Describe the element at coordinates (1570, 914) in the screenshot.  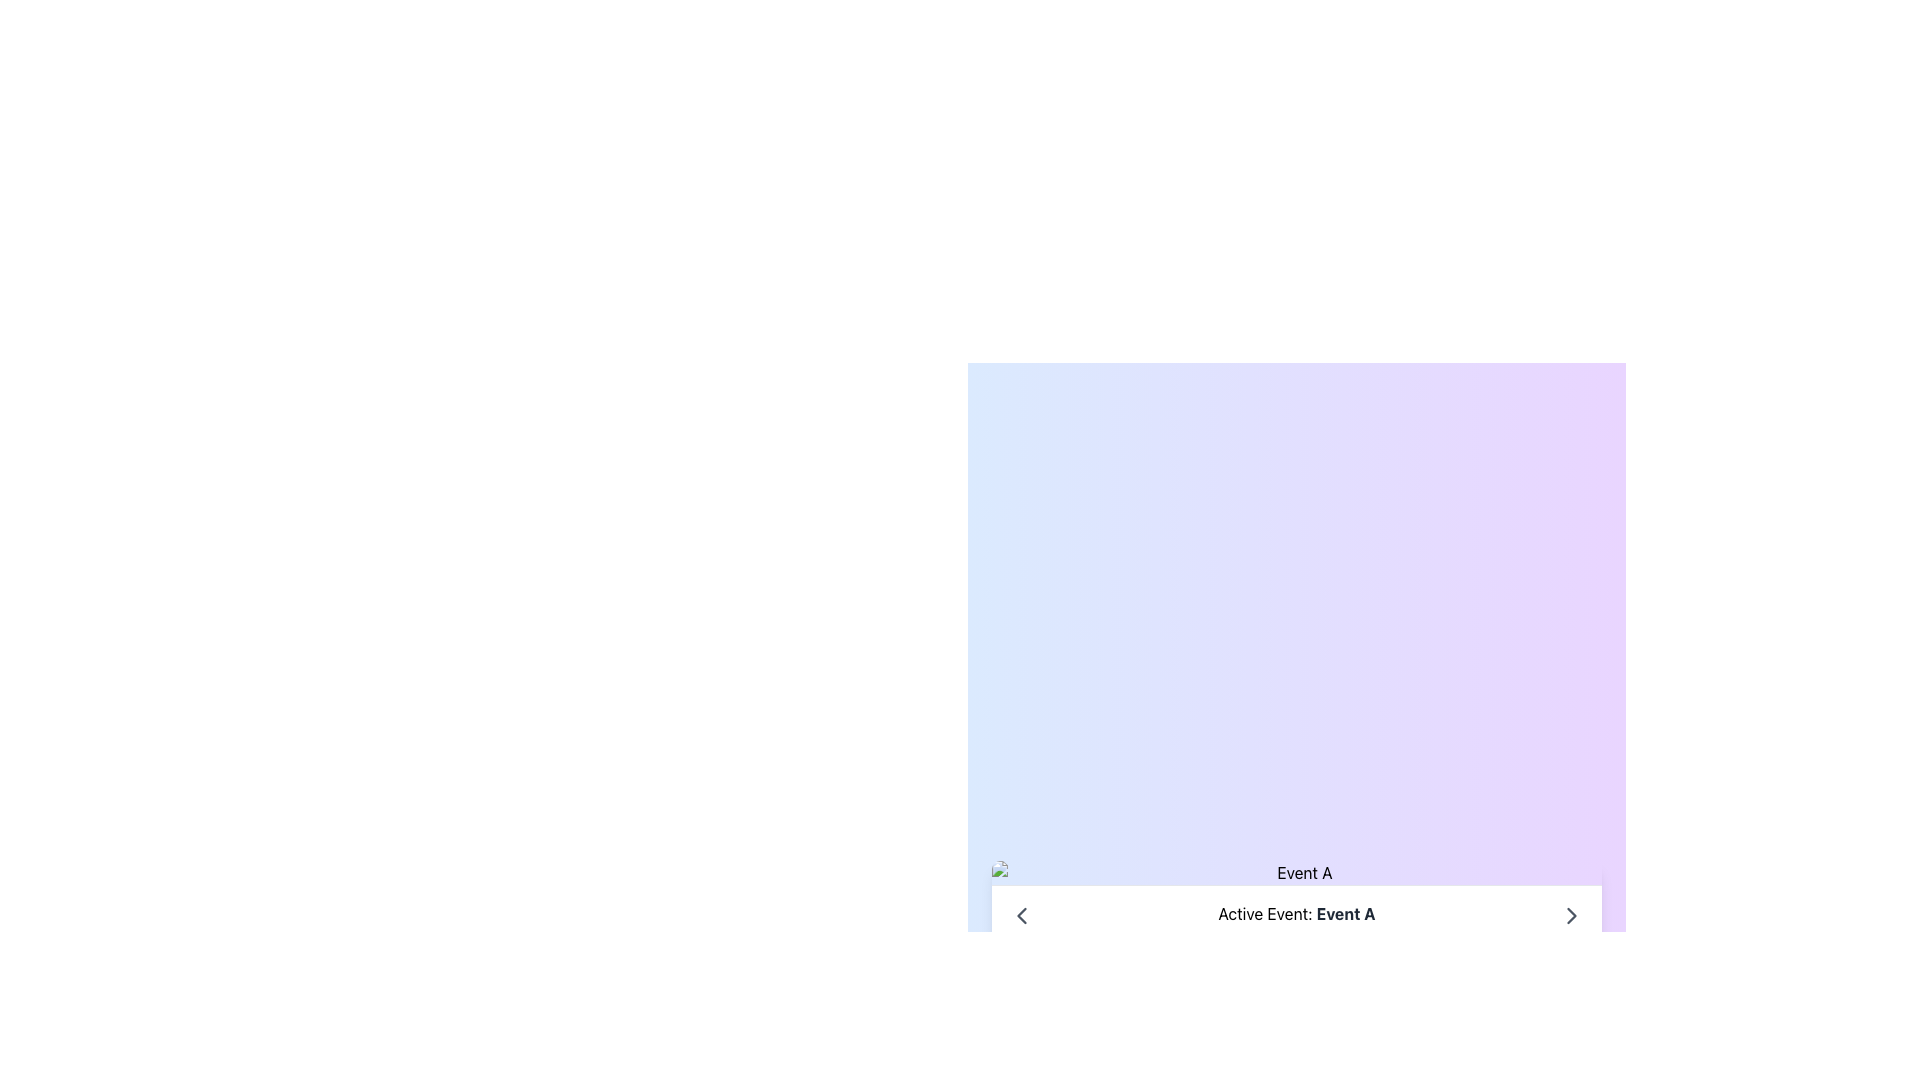
I see `the right-facing chevron icon located at the far right end of the bottom white bar` at that location.